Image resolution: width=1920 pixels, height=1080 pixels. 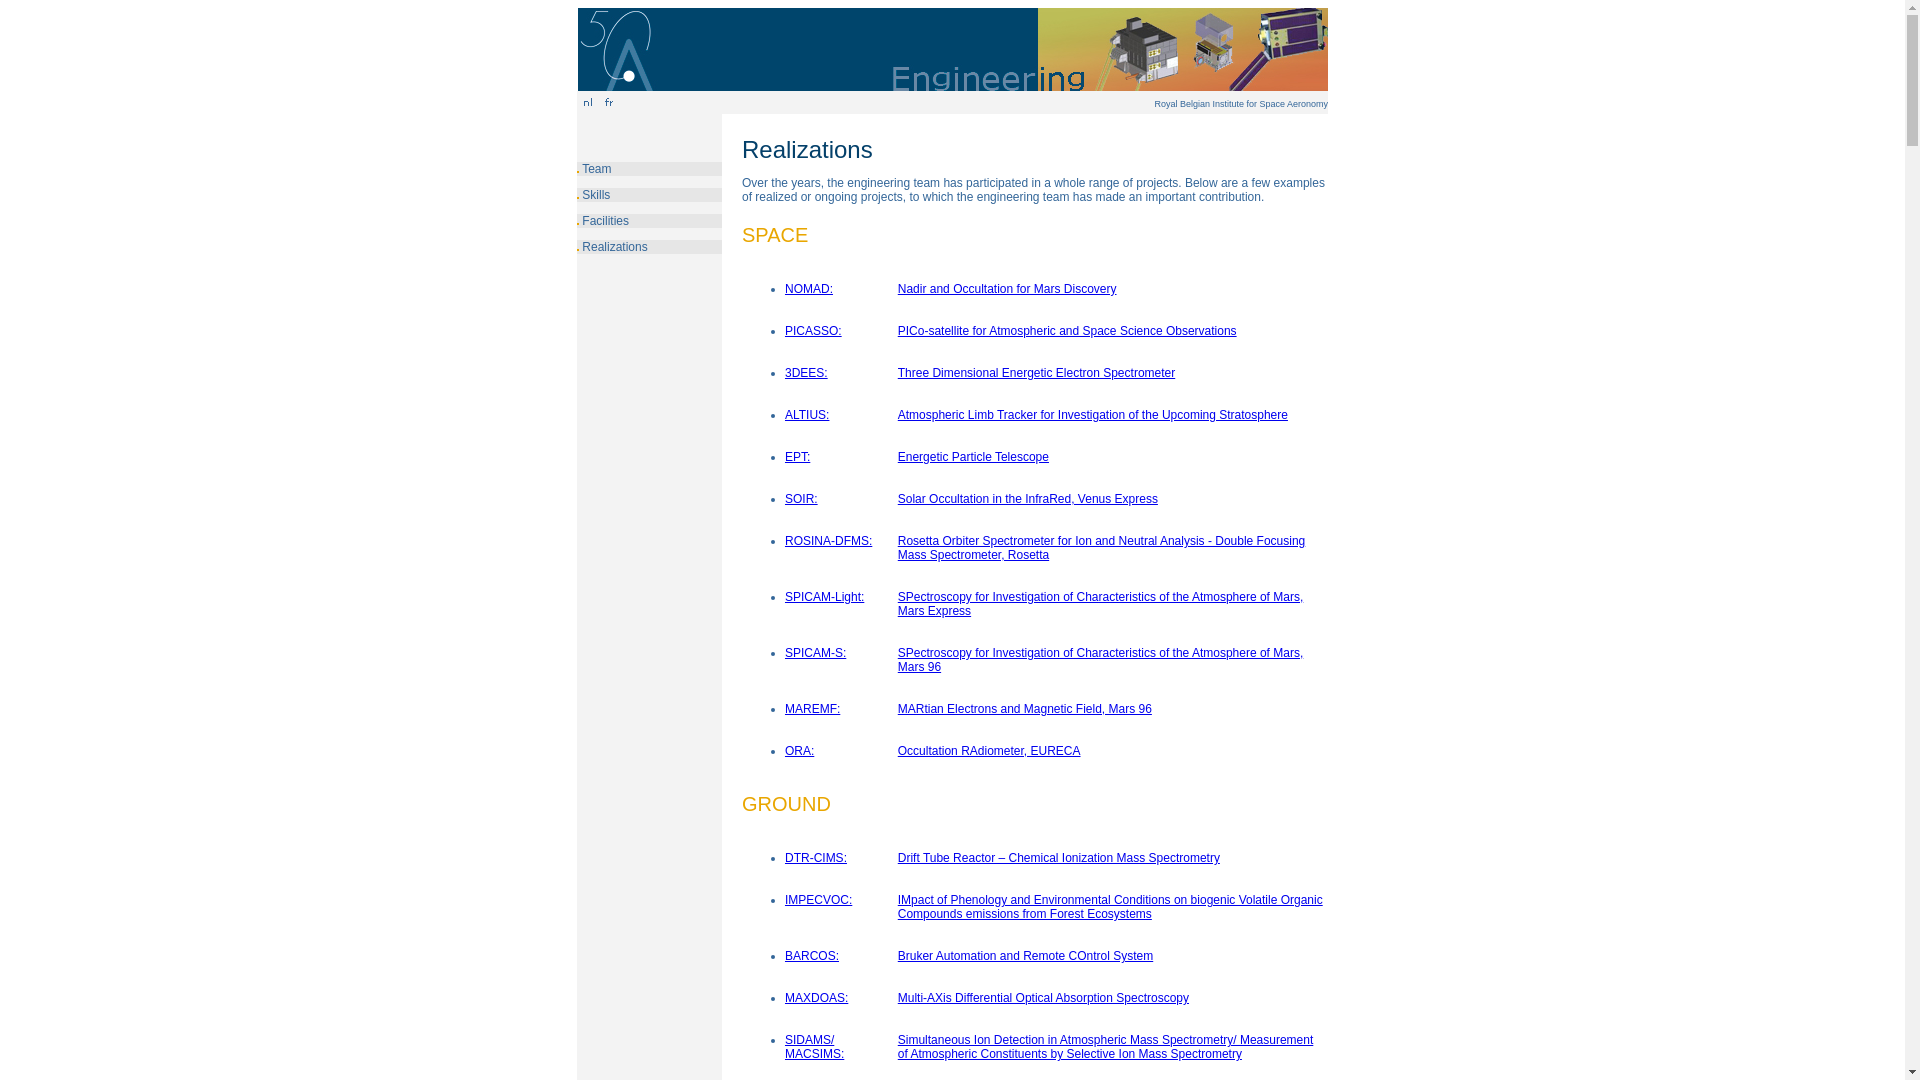 I want to click on 'NOMAD:', so click(x=809, y=289).